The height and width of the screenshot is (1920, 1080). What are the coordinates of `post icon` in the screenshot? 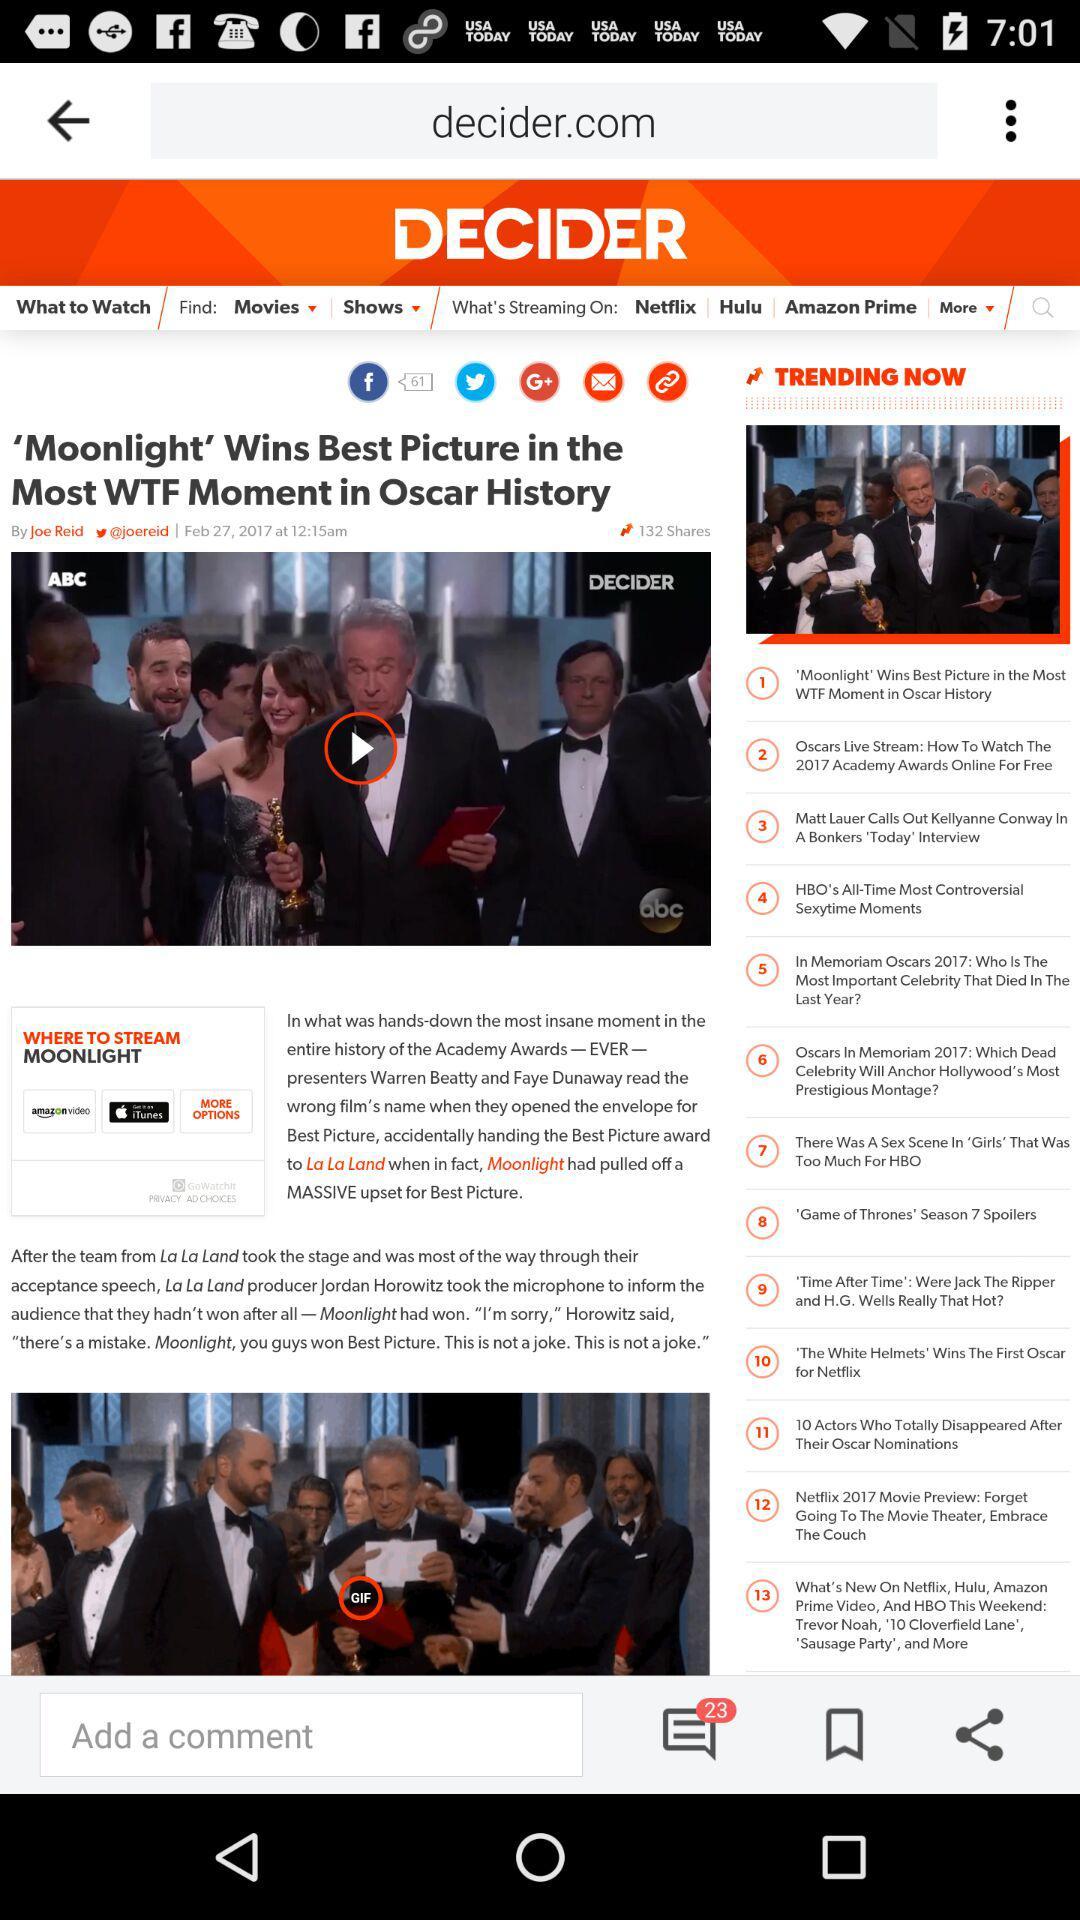 It's located at (837, 1733).